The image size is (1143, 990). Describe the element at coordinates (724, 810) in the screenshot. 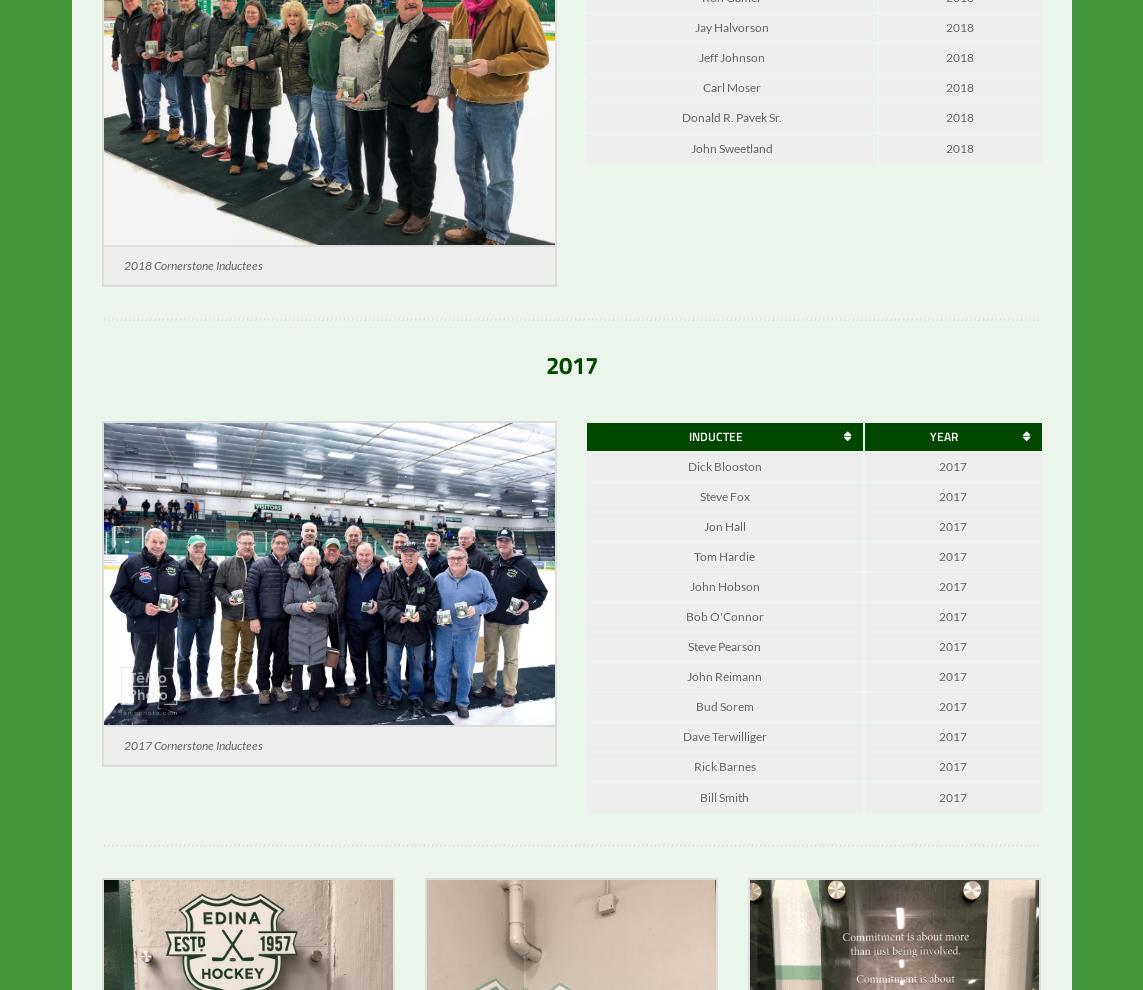

I see `'Bill Smith'` at that location.